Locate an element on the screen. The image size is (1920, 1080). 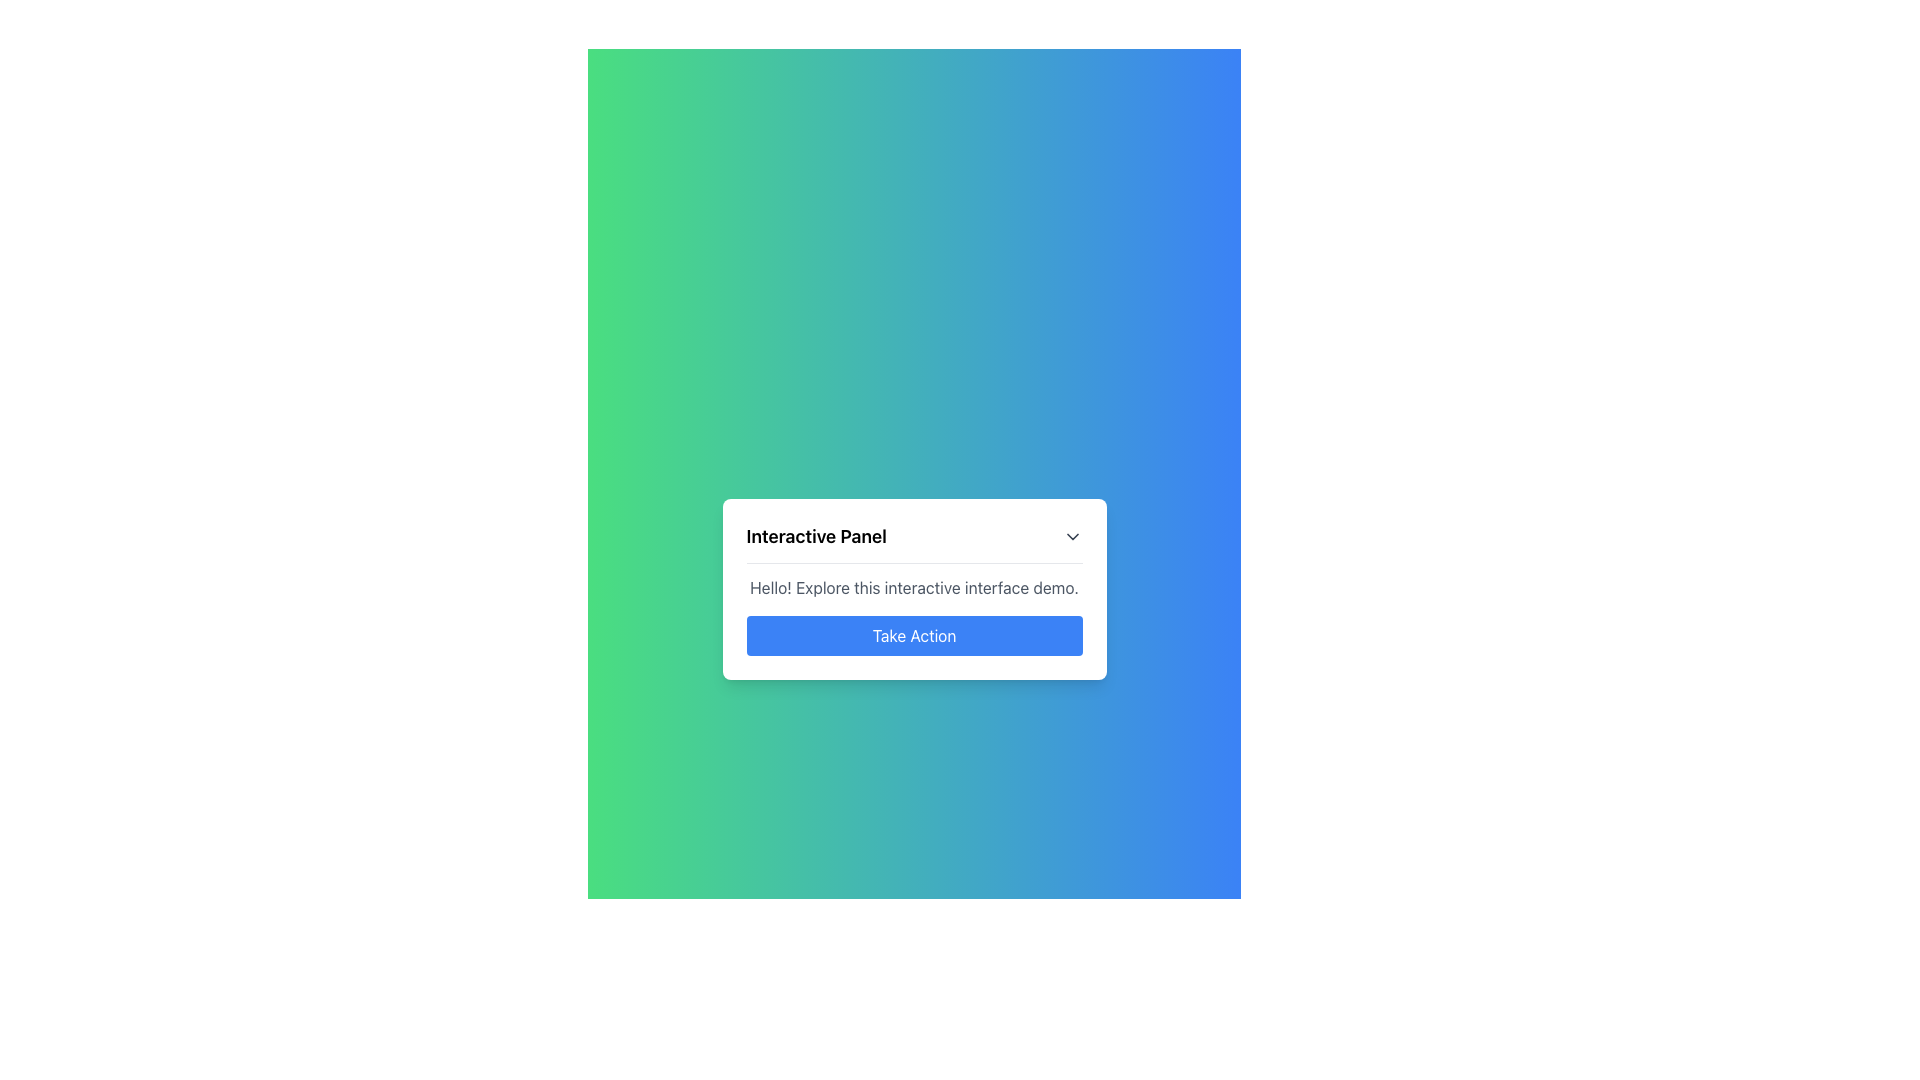
the rectangular blue button labeled 'Take Action' located below the text 'Hello! Explore this interactive interface demo.' is located at coordinates (913, 635).